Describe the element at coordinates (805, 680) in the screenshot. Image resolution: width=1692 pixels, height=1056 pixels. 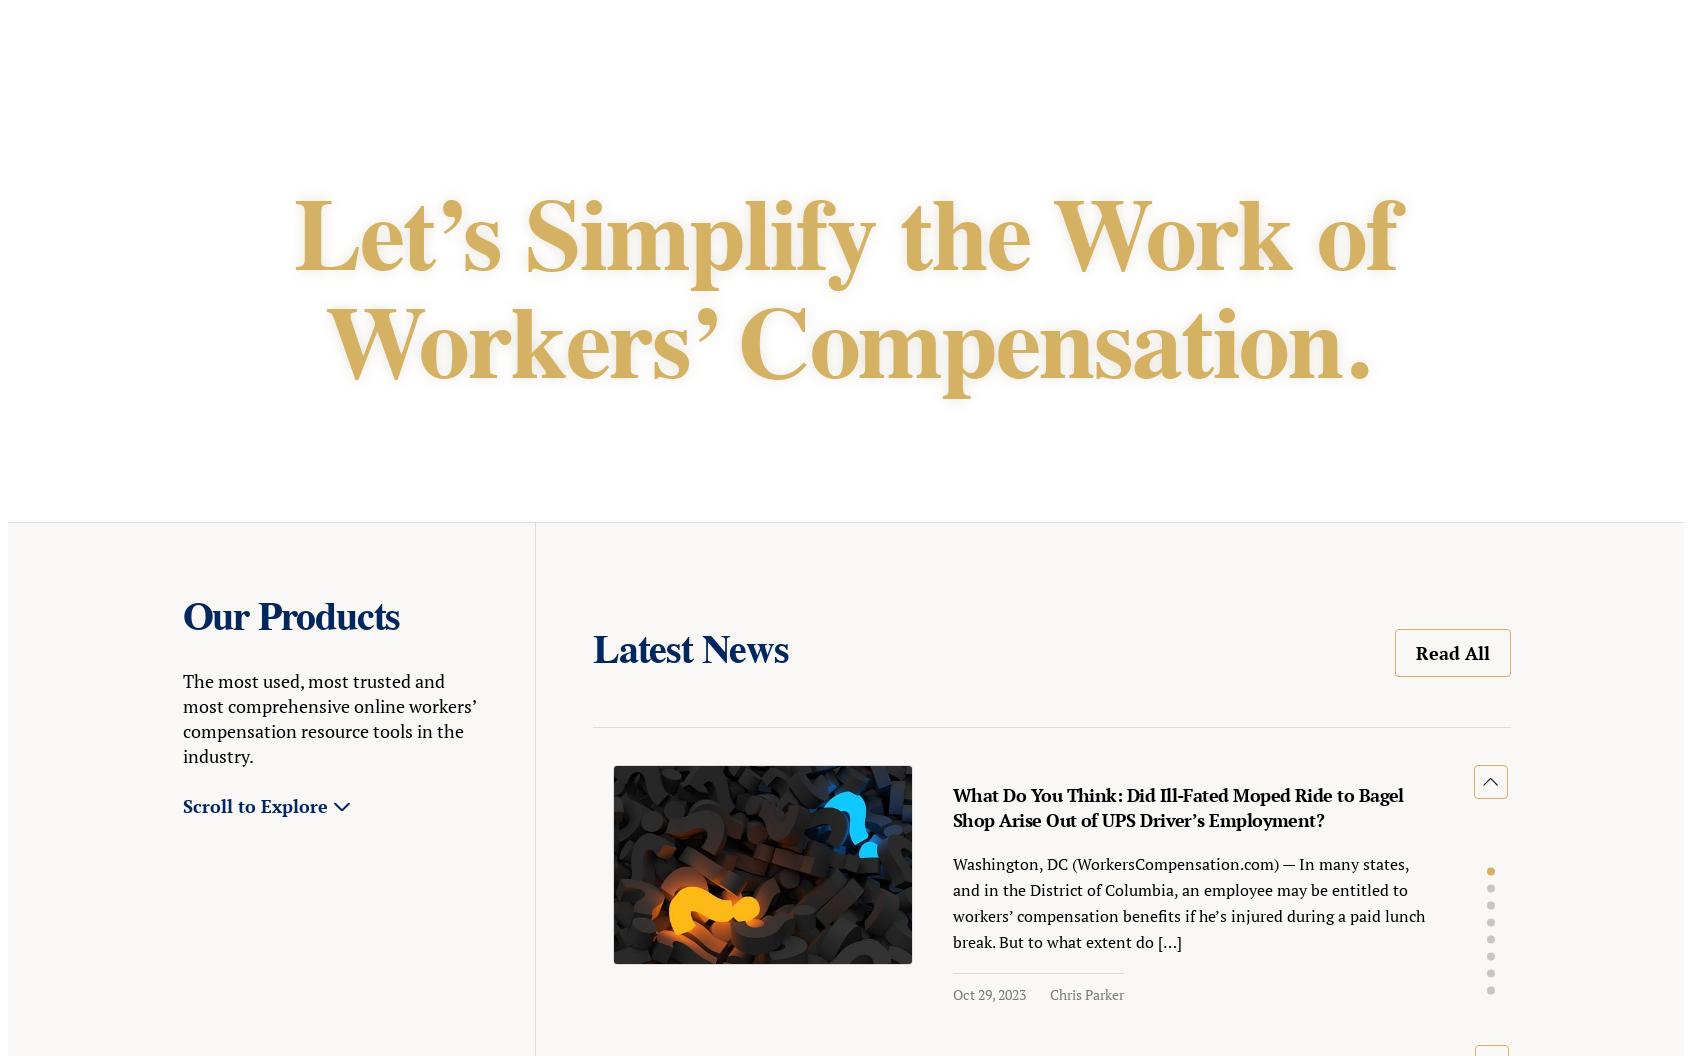
I see `'Oct 10, 2023 - Oct 10, 2023'` at that location.